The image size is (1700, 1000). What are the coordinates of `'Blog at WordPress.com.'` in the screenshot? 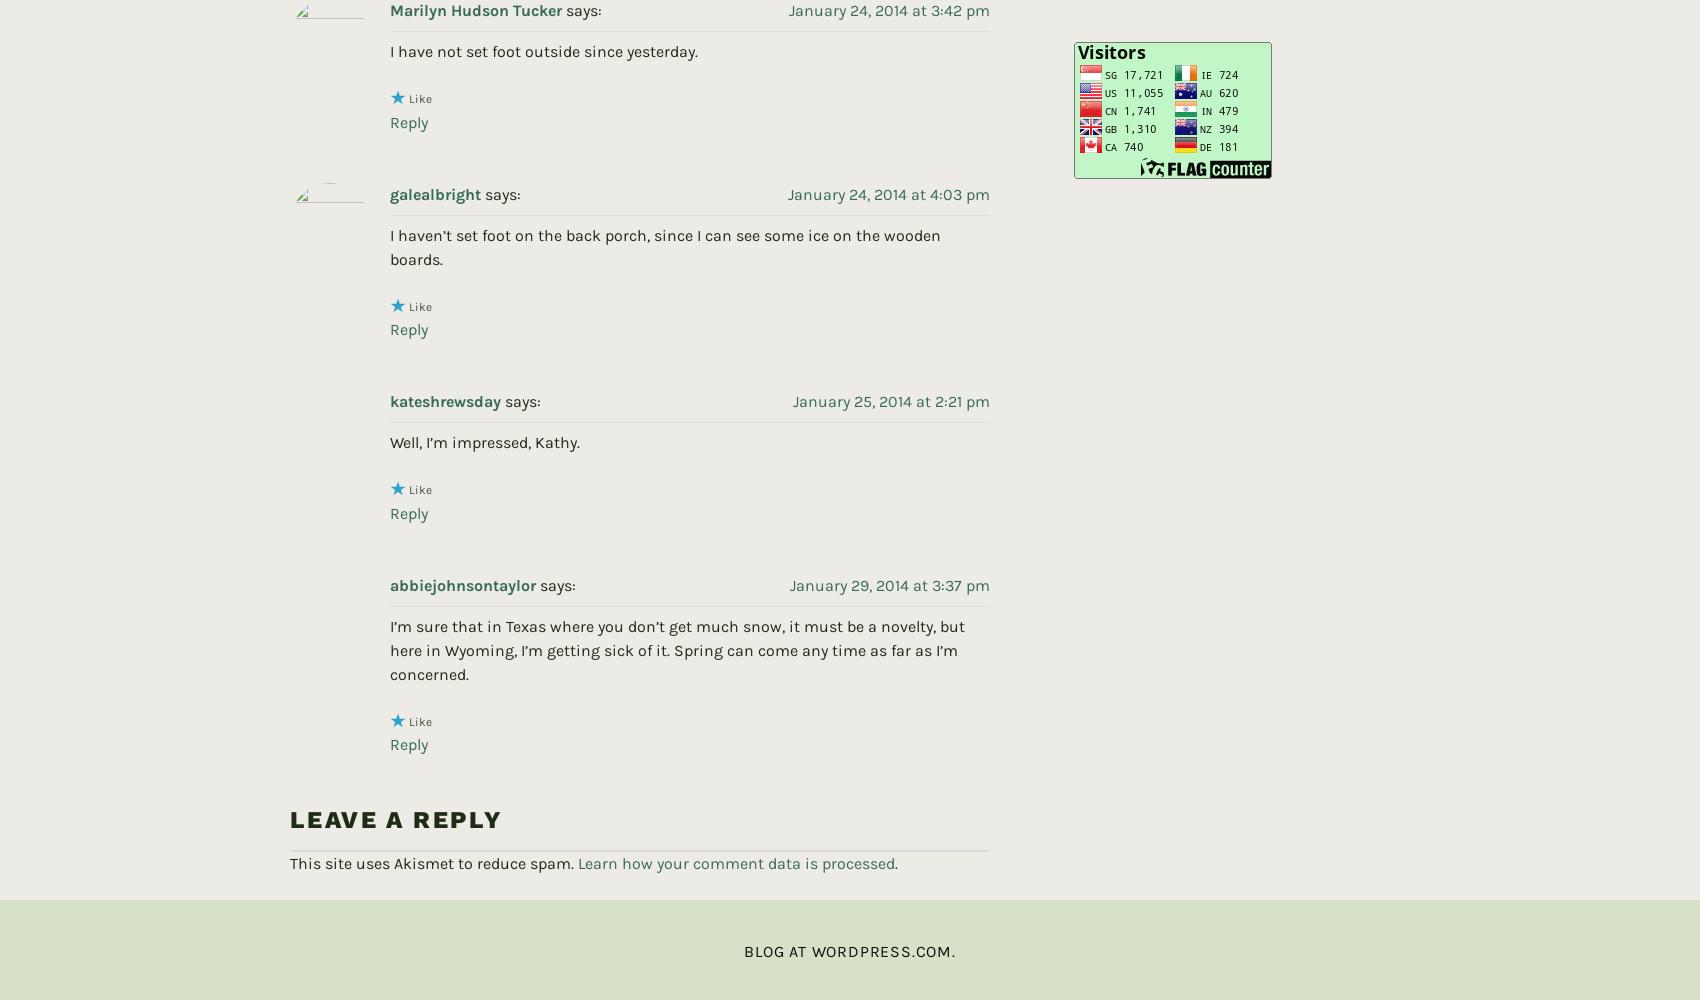 It's located at (848, 919).